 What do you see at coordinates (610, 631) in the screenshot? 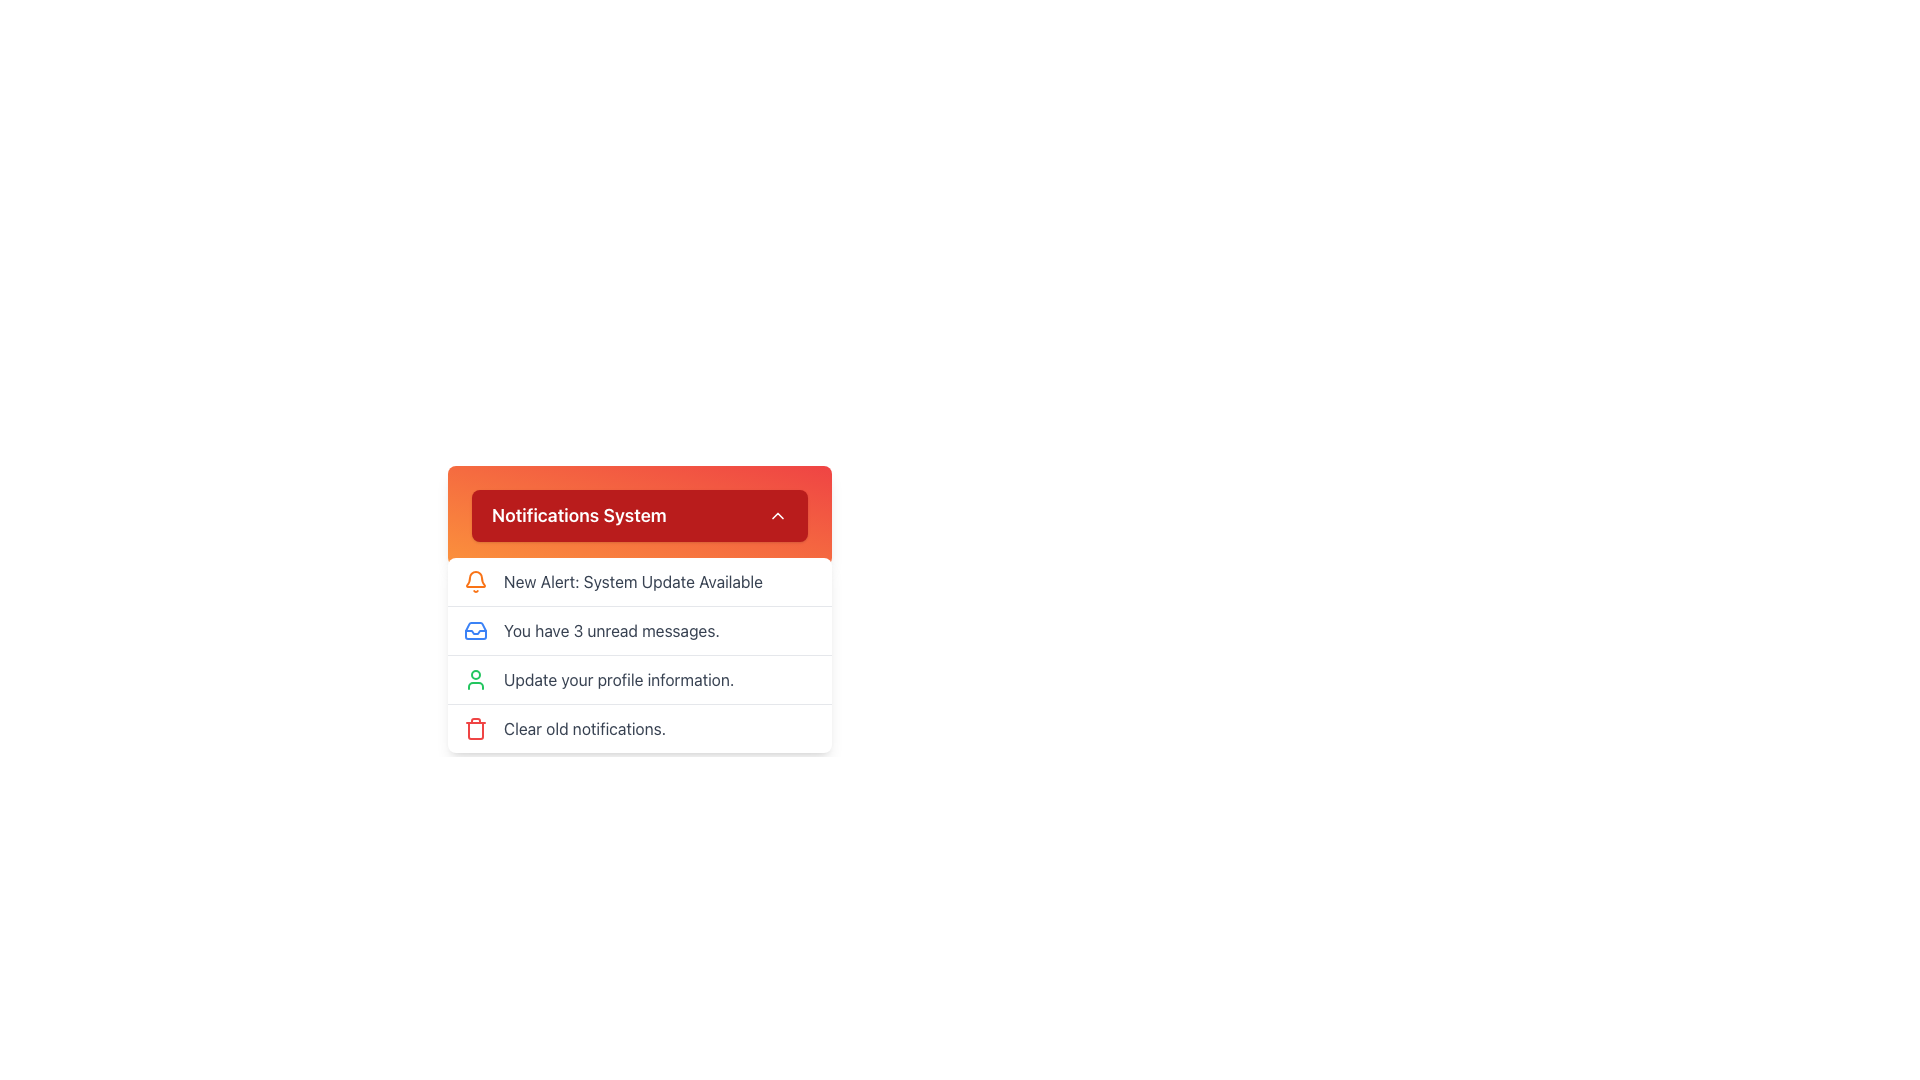
I see `text element that displays 'You have 3 unread messages.' which is styled in dark gray and positioned to the right of the message box icon in the Notifications System` at bounding box center [610, 631].